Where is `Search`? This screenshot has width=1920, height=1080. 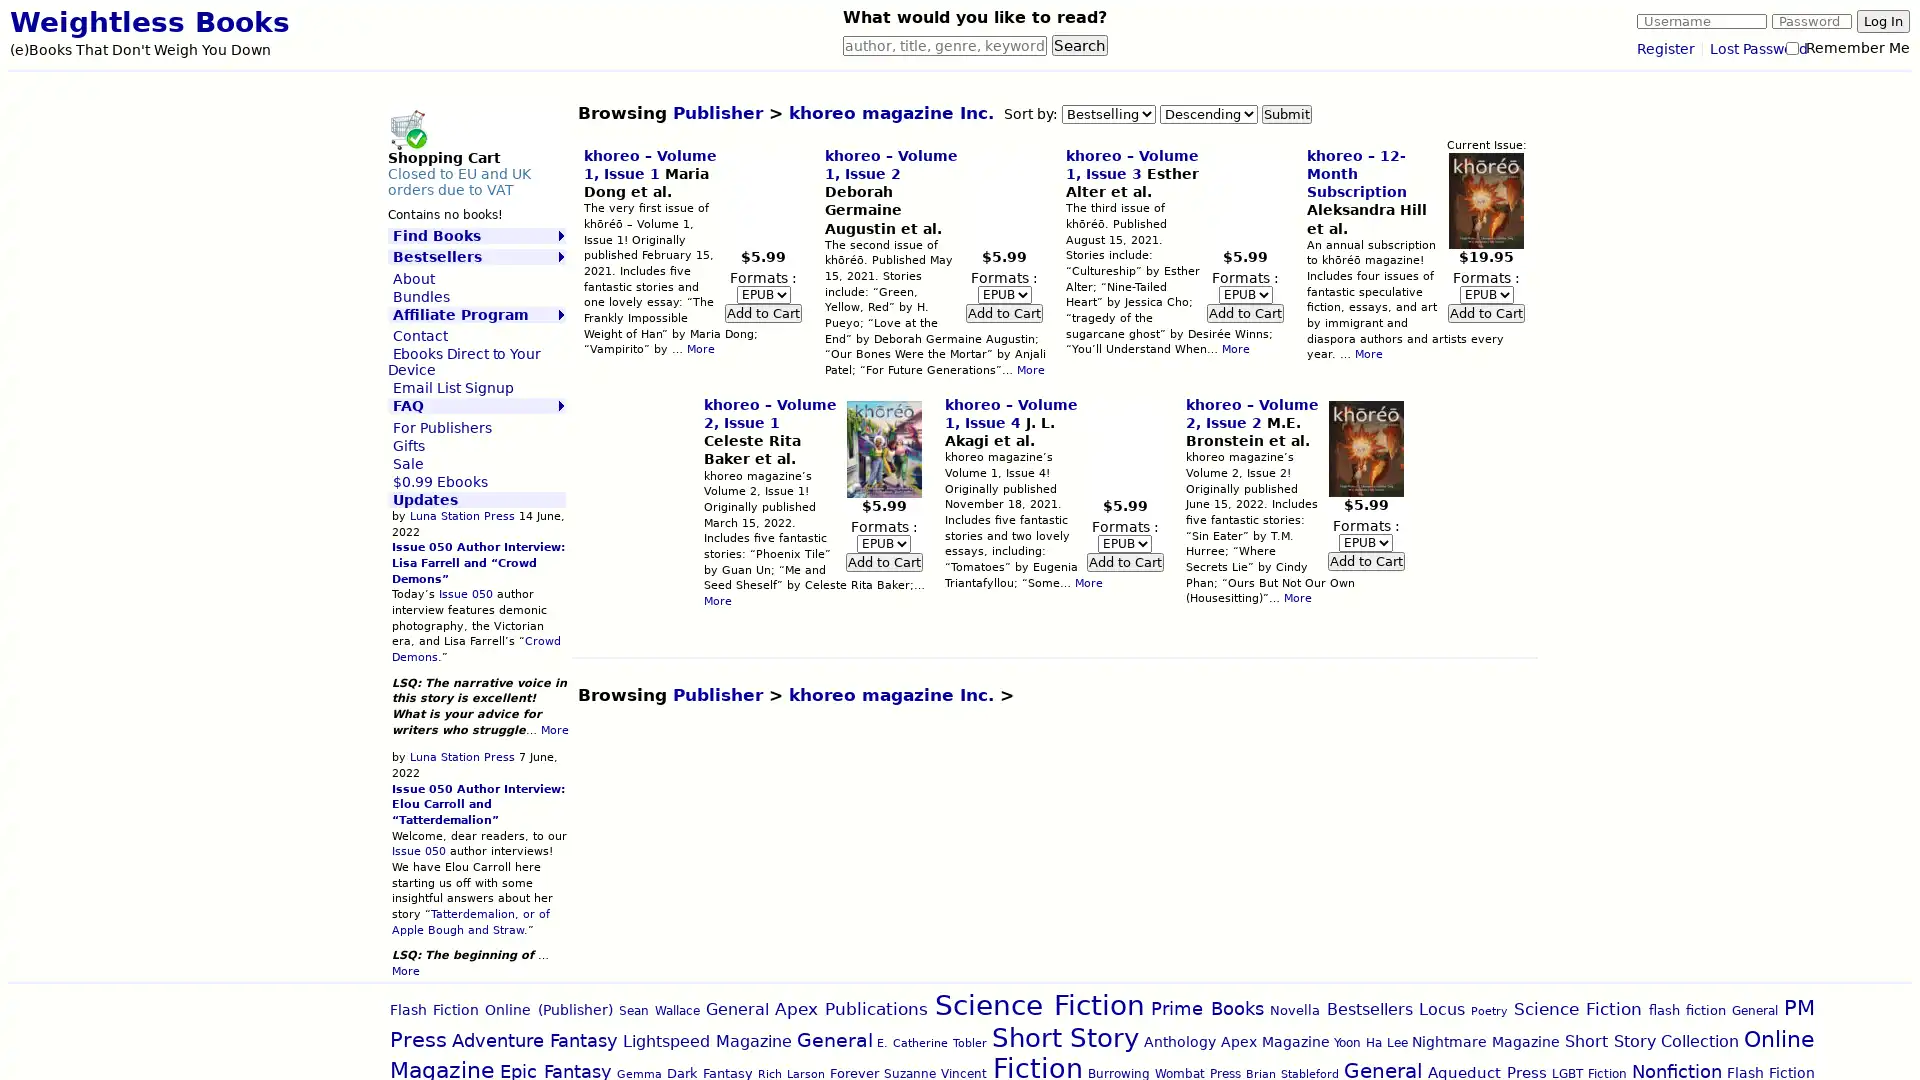
Search is located at coordinates (1079, 45).